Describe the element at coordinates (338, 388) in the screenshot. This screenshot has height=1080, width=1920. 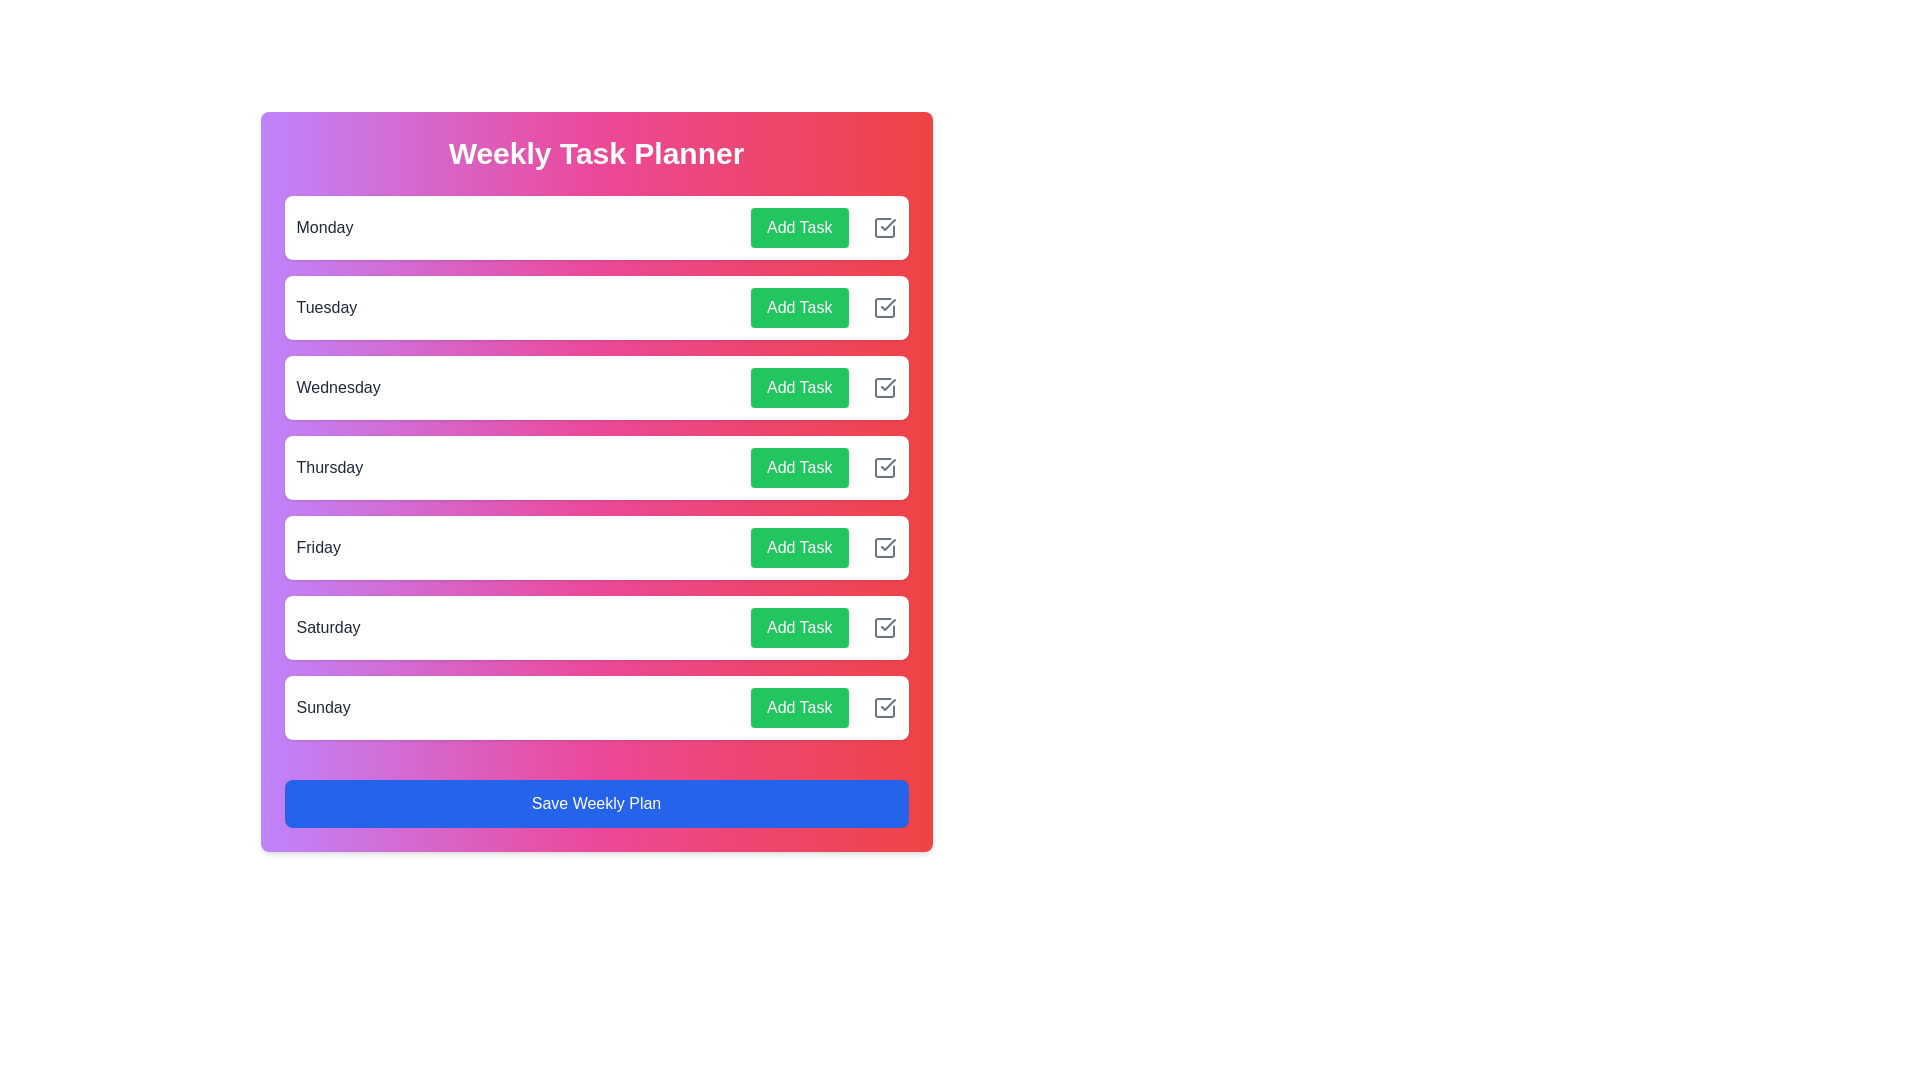
I see `the day name Wednesday` at that location.